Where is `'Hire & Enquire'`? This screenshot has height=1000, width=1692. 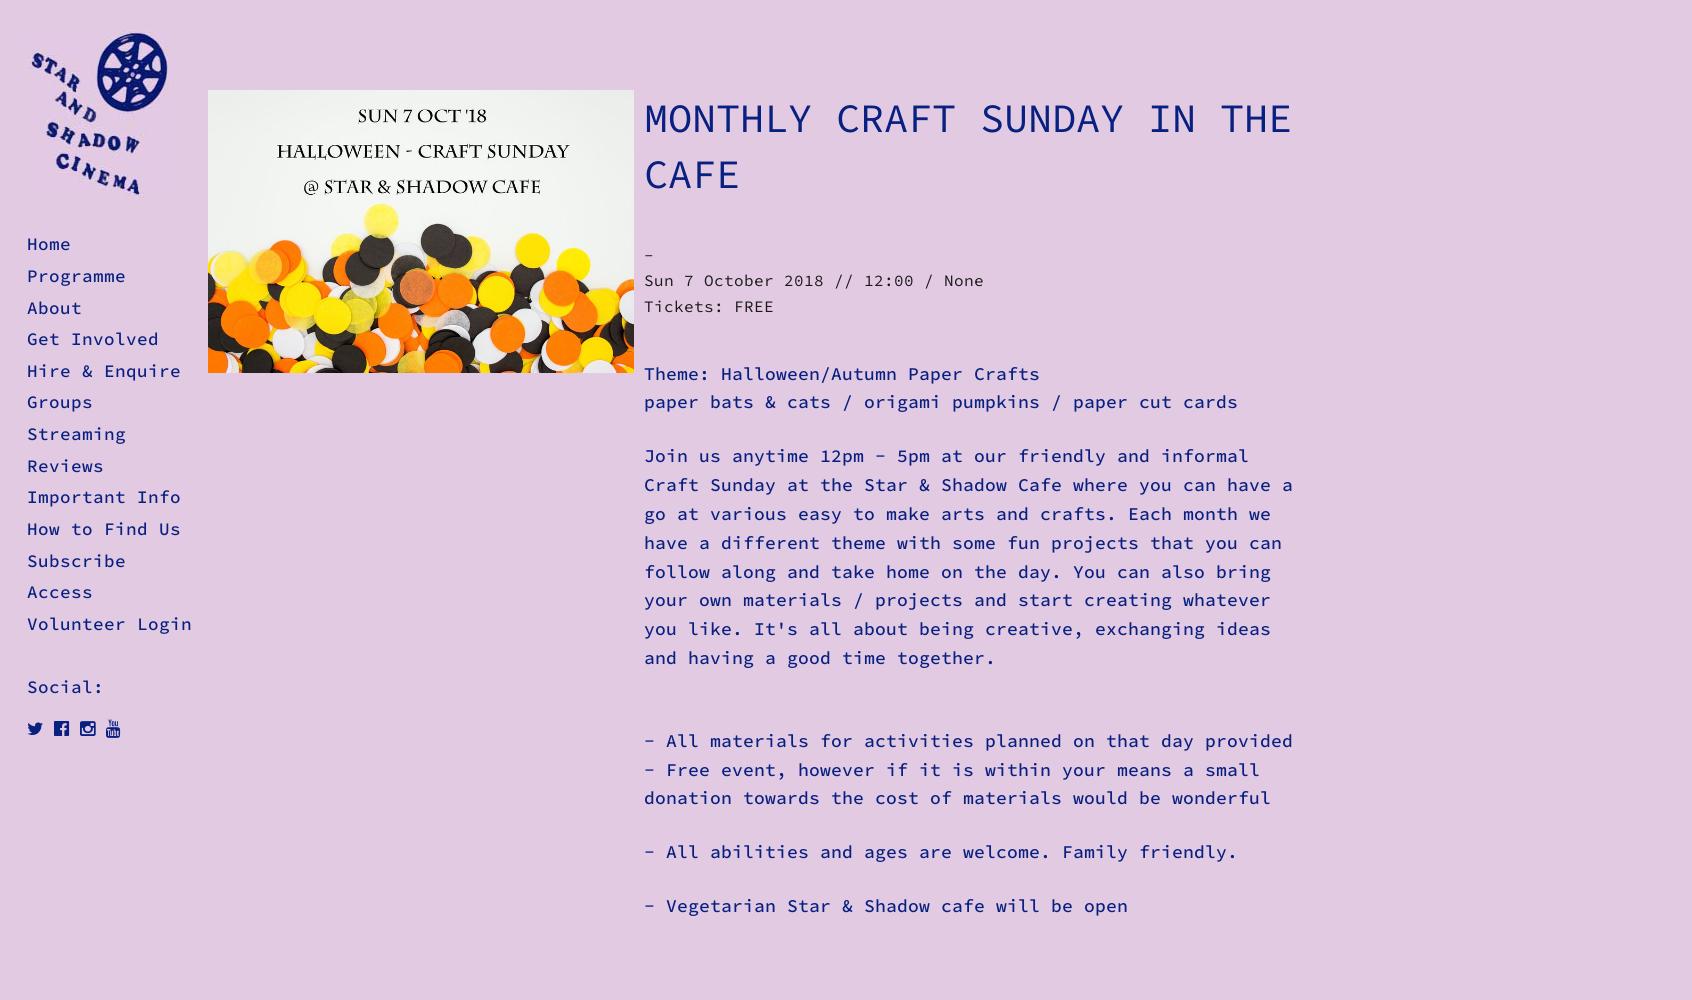
'Hire & Enquire' is located at coordinates (104, 369).